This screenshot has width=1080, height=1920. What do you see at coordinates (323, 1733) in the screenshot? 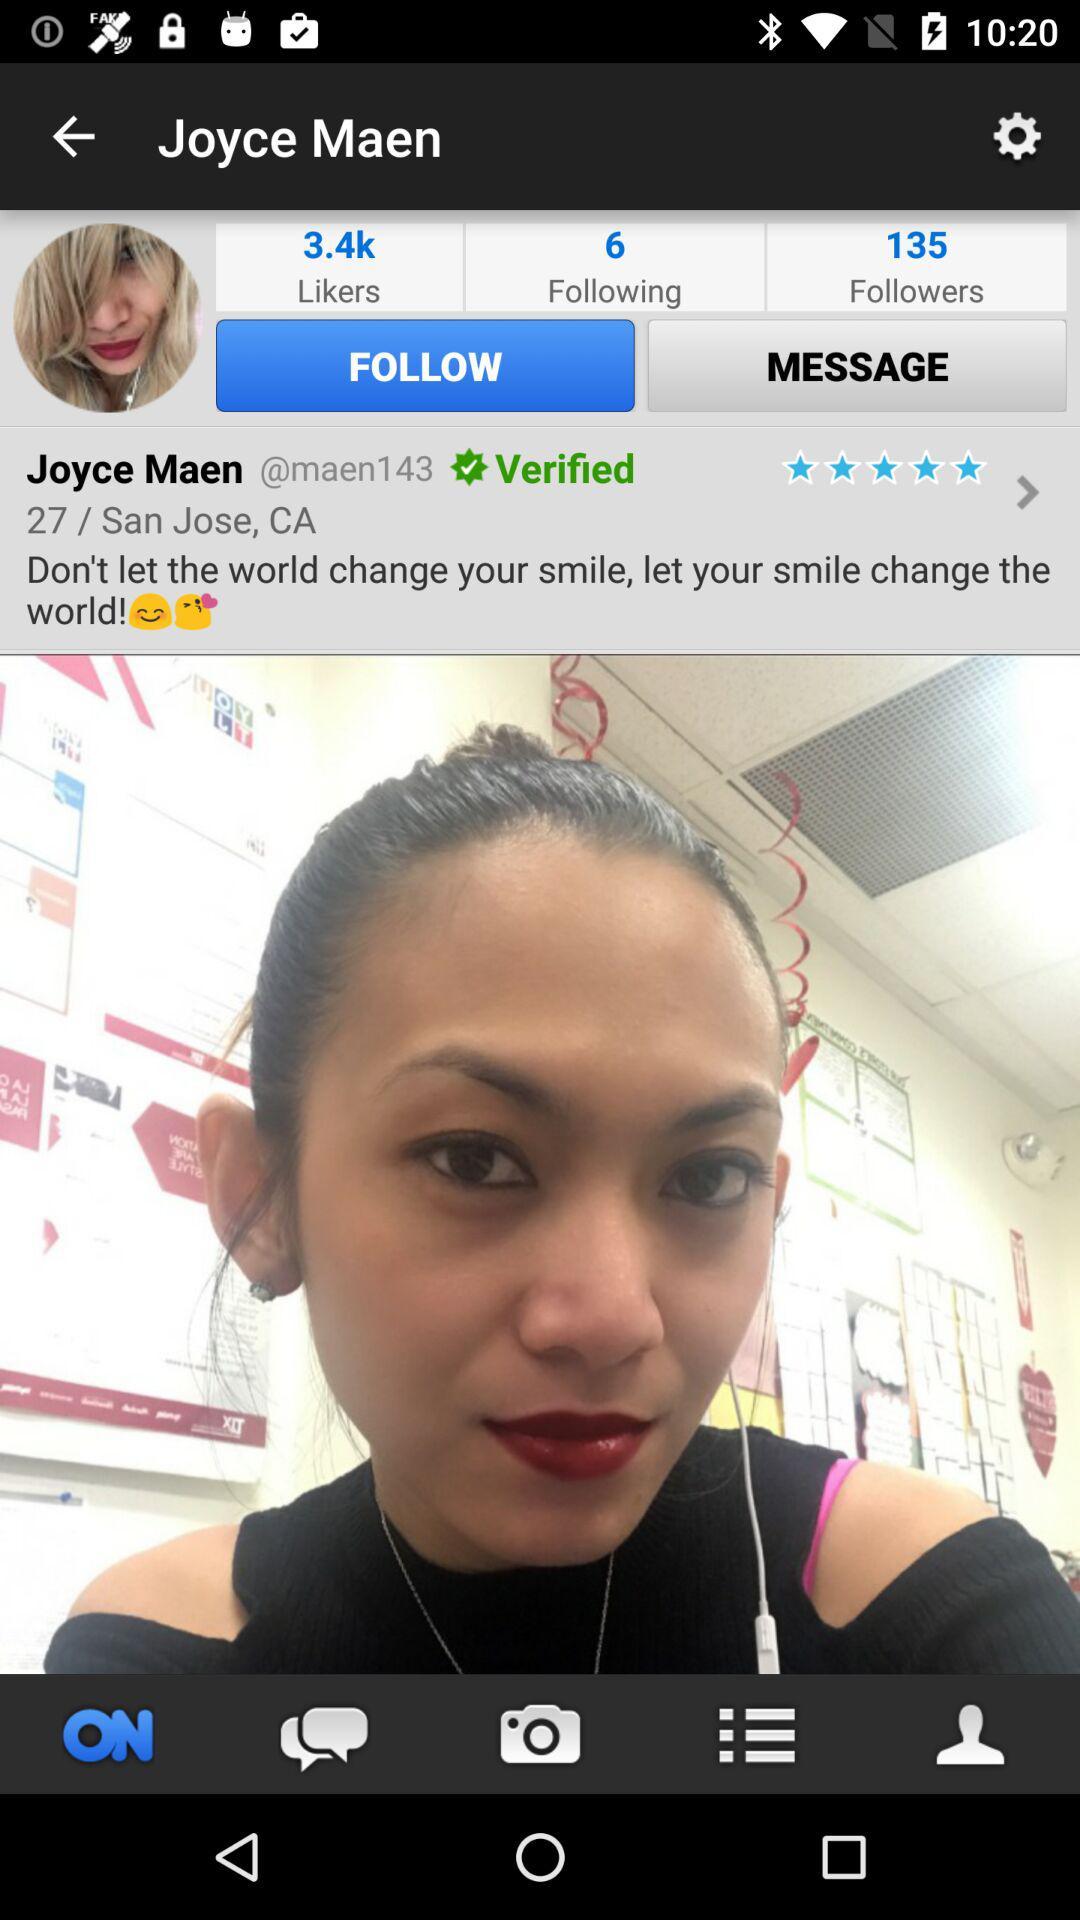
I see `chat` at bounding box center [323, 1733].